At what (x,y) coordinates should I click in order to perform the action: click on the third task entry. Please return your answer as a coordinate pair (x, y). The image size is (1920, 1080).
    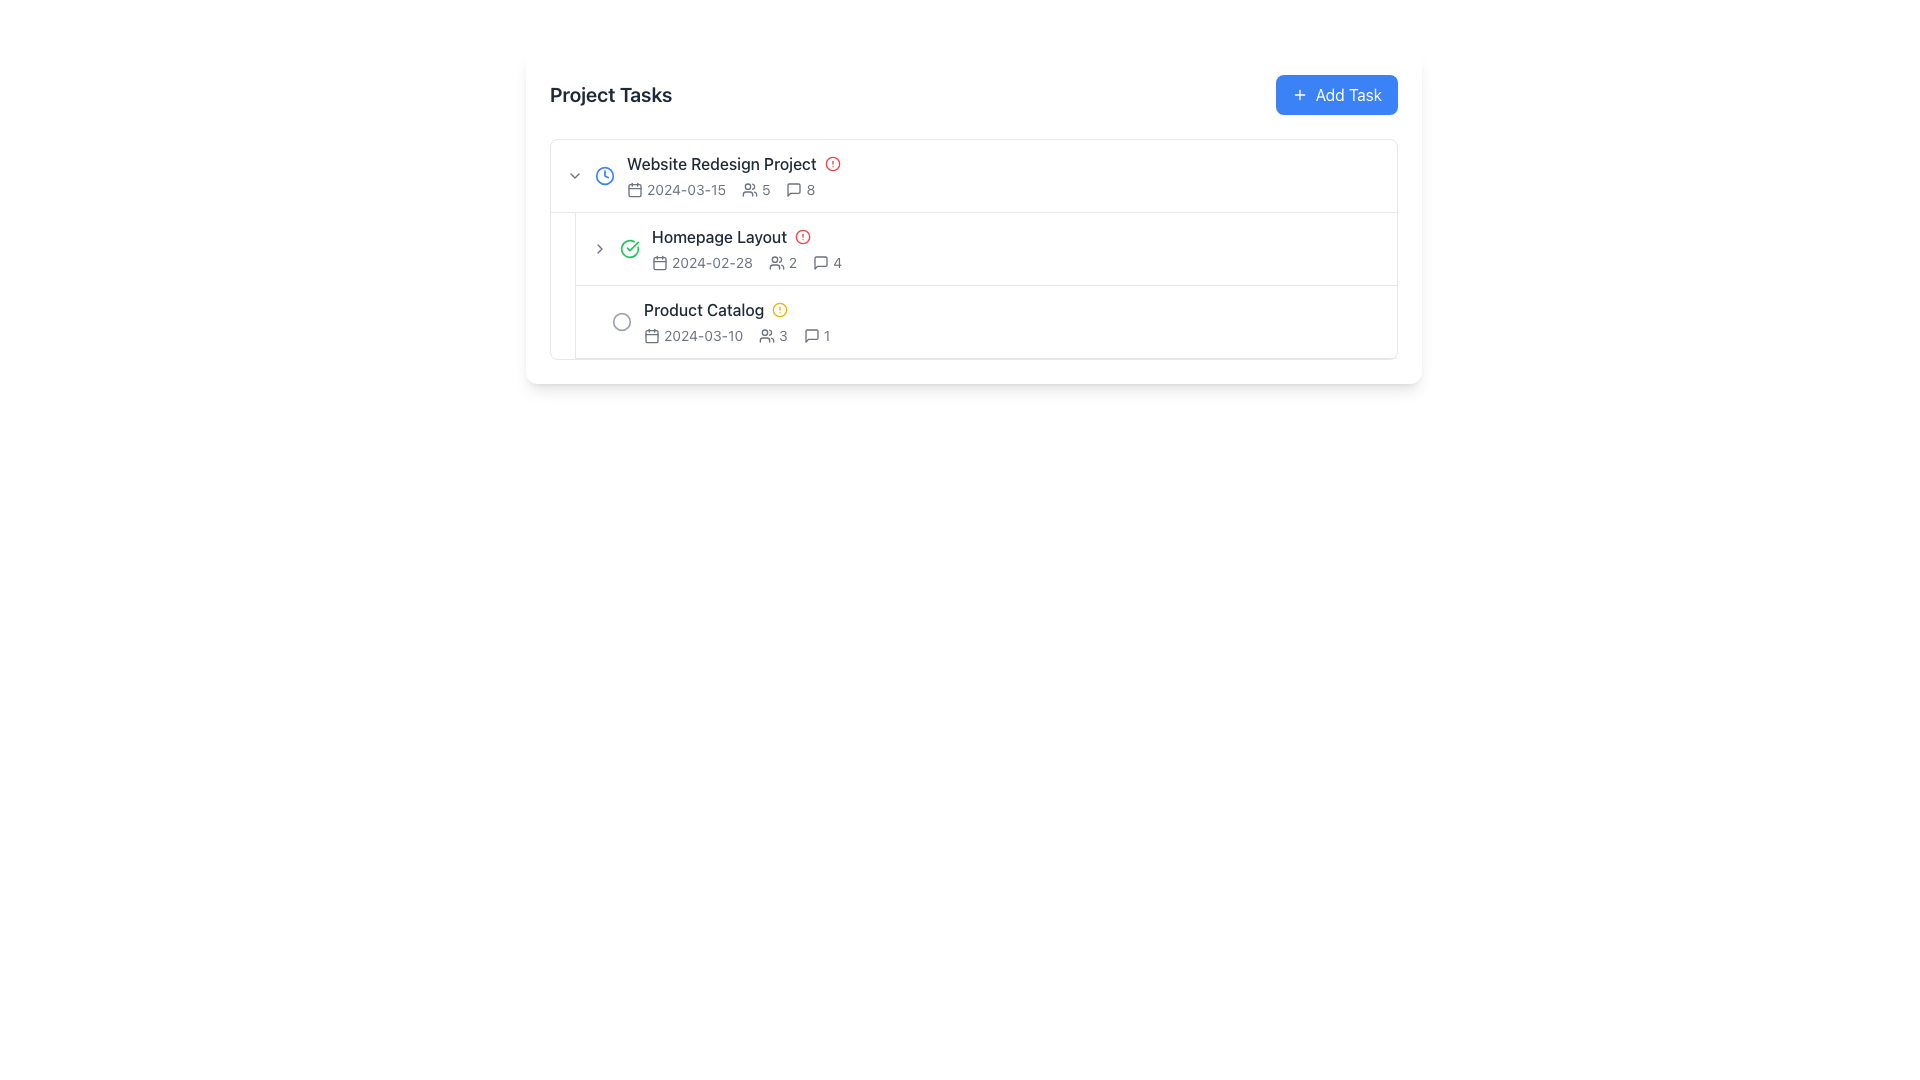
    Looking at the image, I should click on (1014, 320).